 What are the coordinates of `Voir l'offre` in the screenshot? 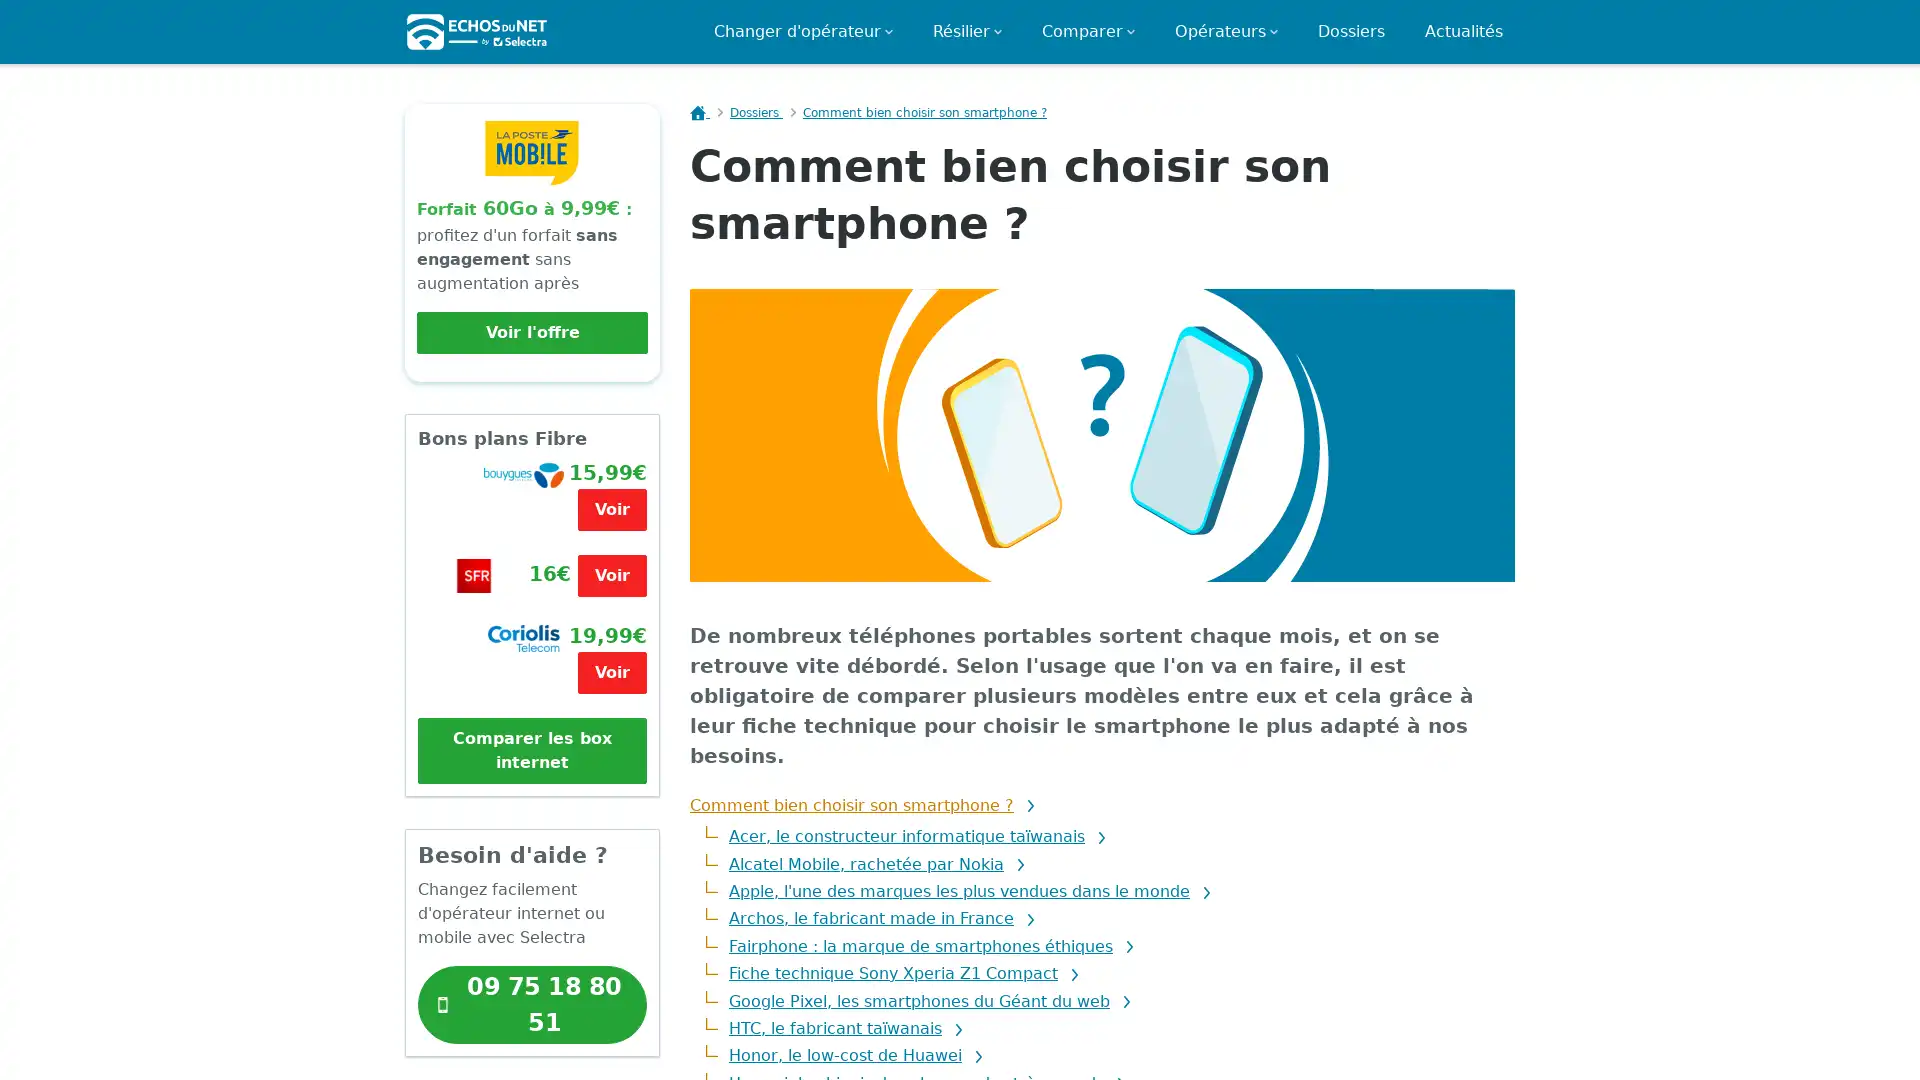 It's located at (532, 330).